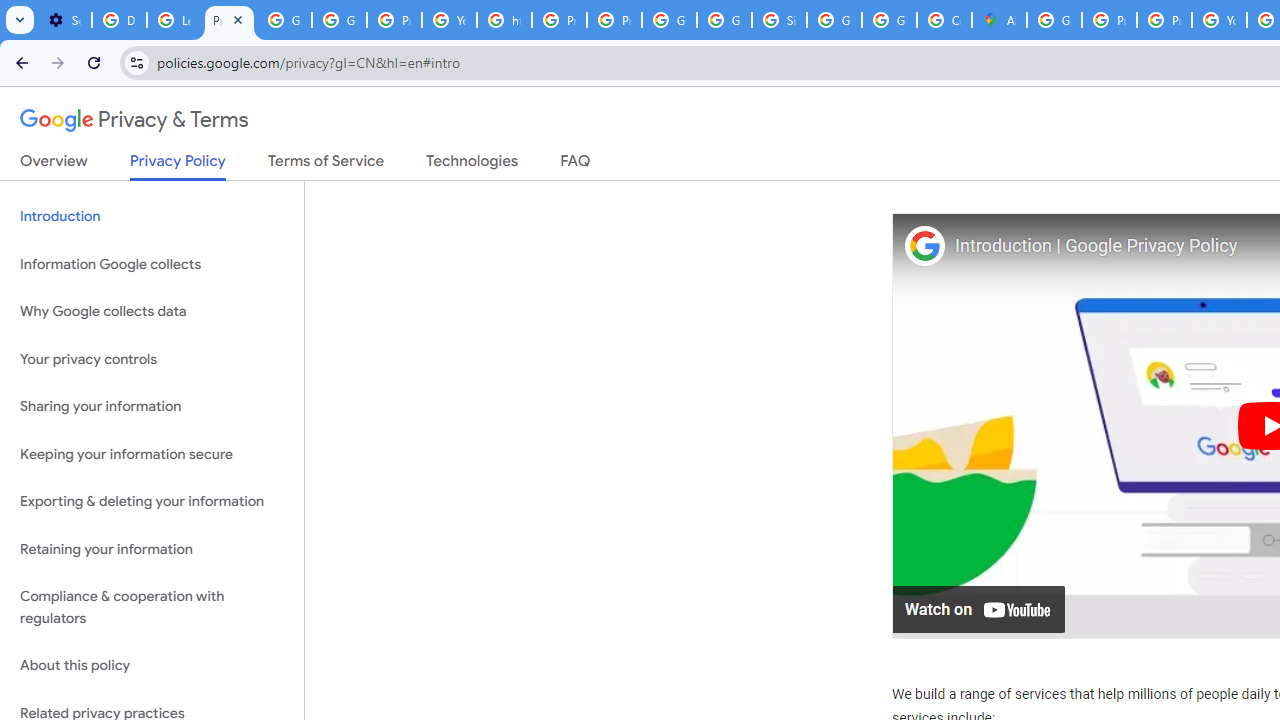  What do you see at coordinates (19, 61) in the screenshot?
I see `'Back'` at bounding box center [19, 61].